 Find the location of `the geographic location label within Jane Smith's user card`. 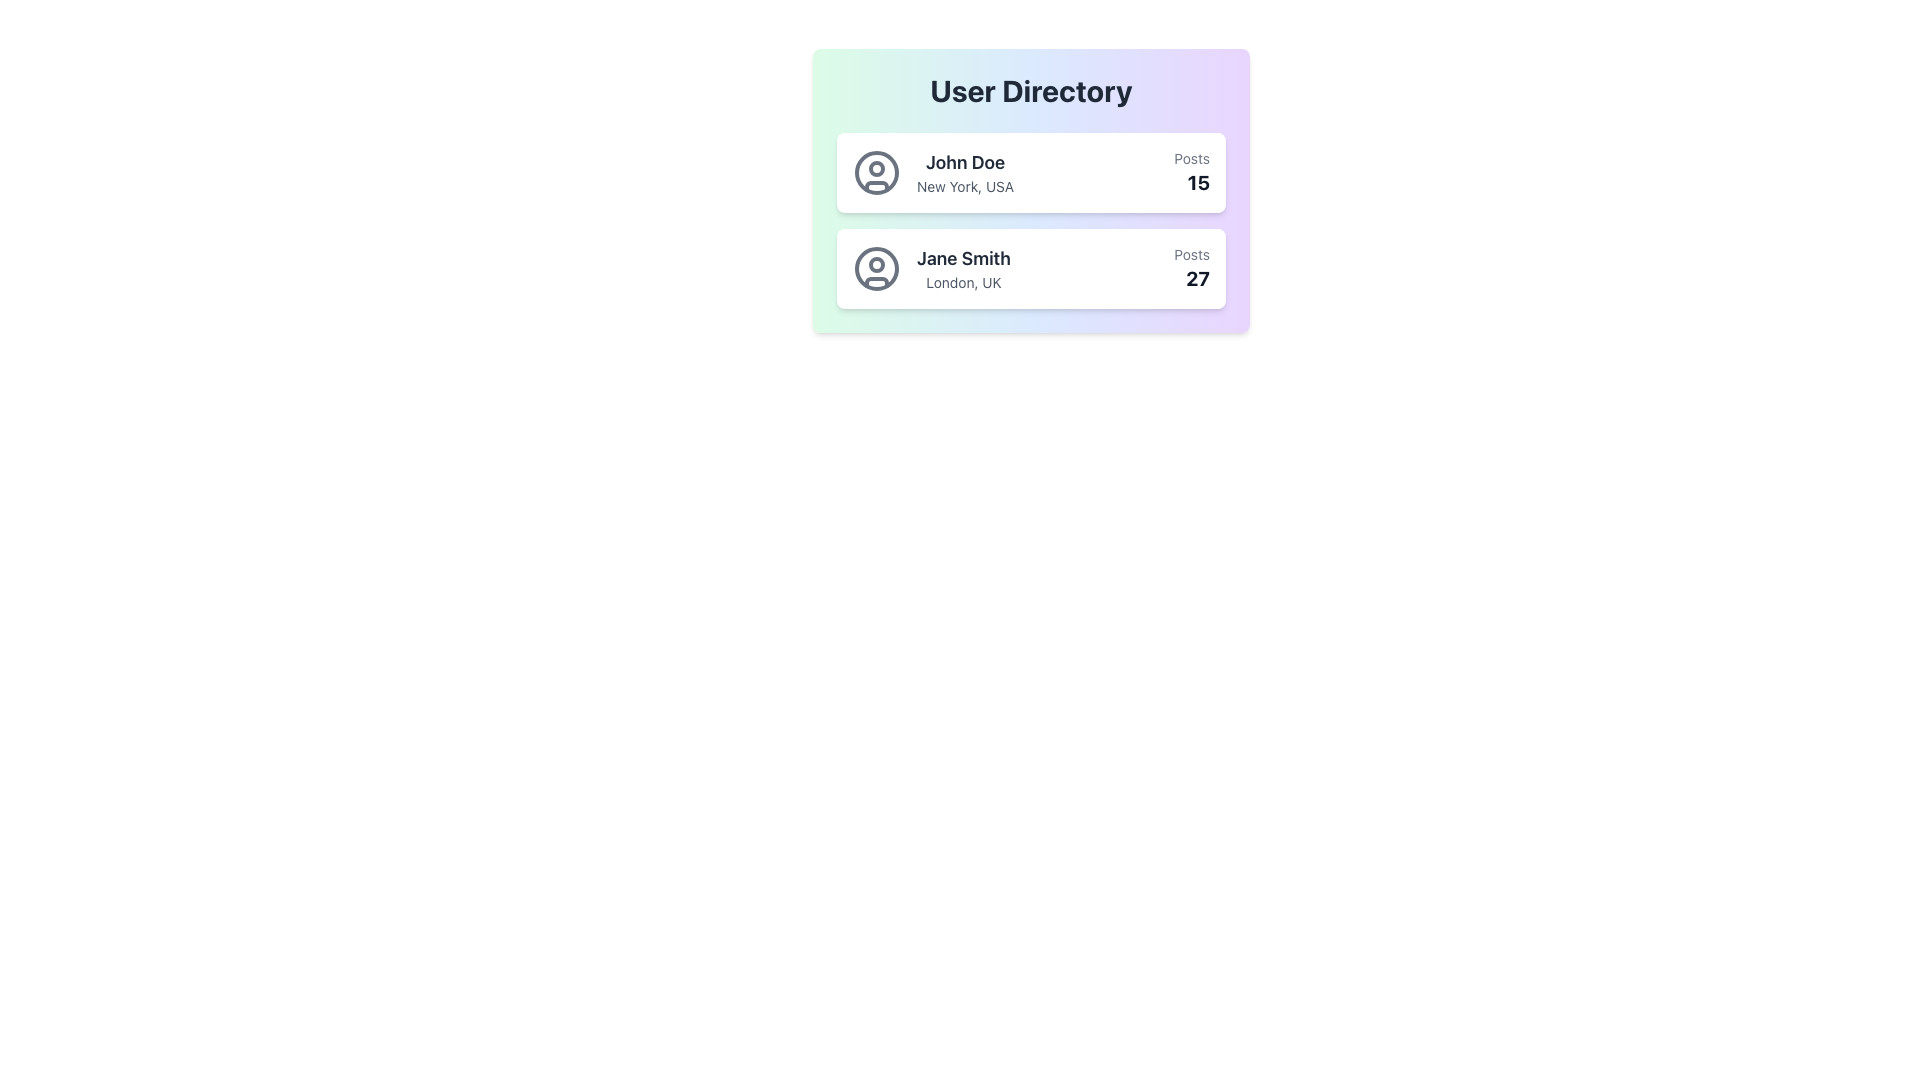

the geographic location label within Jane Smith's user card is located at coordinates (964, 282).